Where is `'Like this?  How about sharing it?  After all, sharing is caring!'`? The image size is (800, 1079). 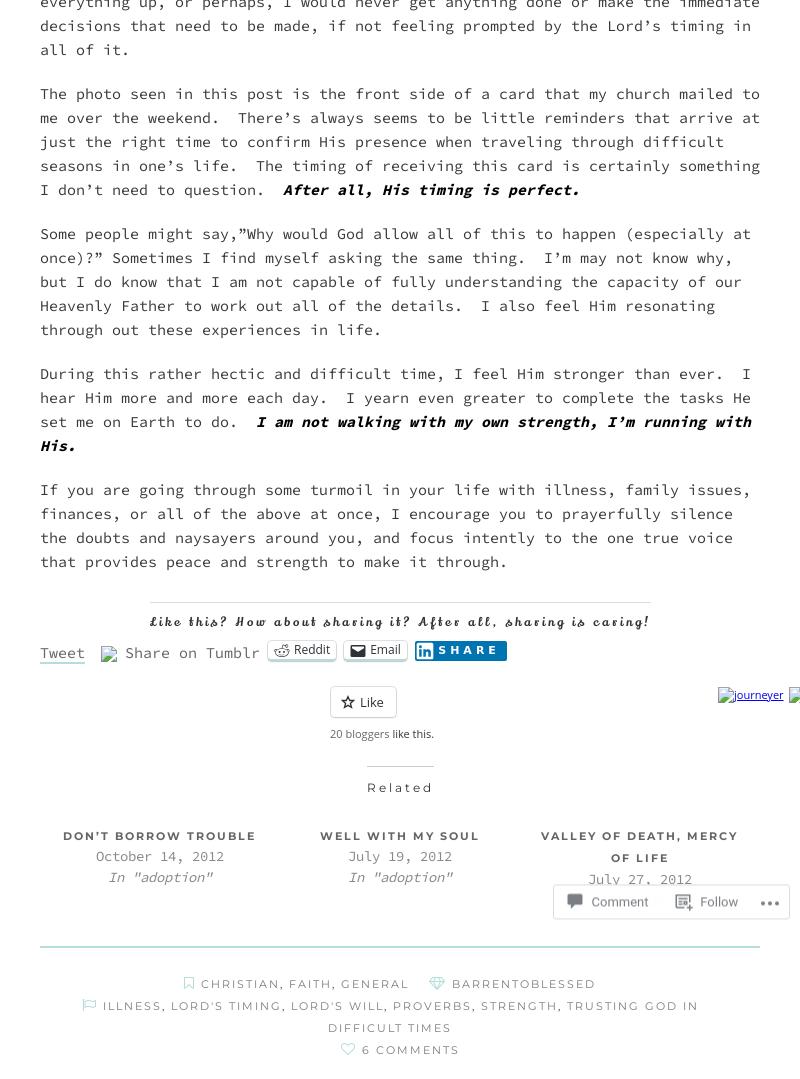
'Like this?  How about sharing it?  After all, sharing is caring!' is located at coordinates (398, 620).